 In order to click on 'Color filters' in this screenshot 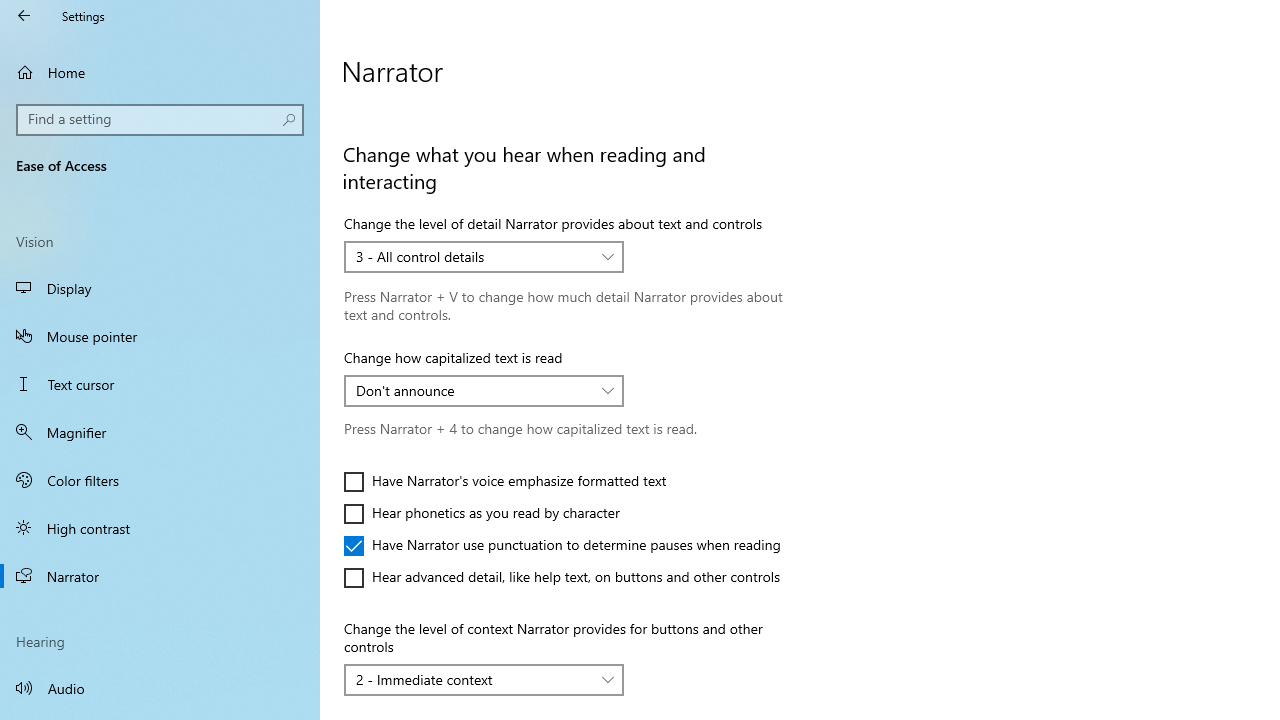, I will do `click(160, 479)`.